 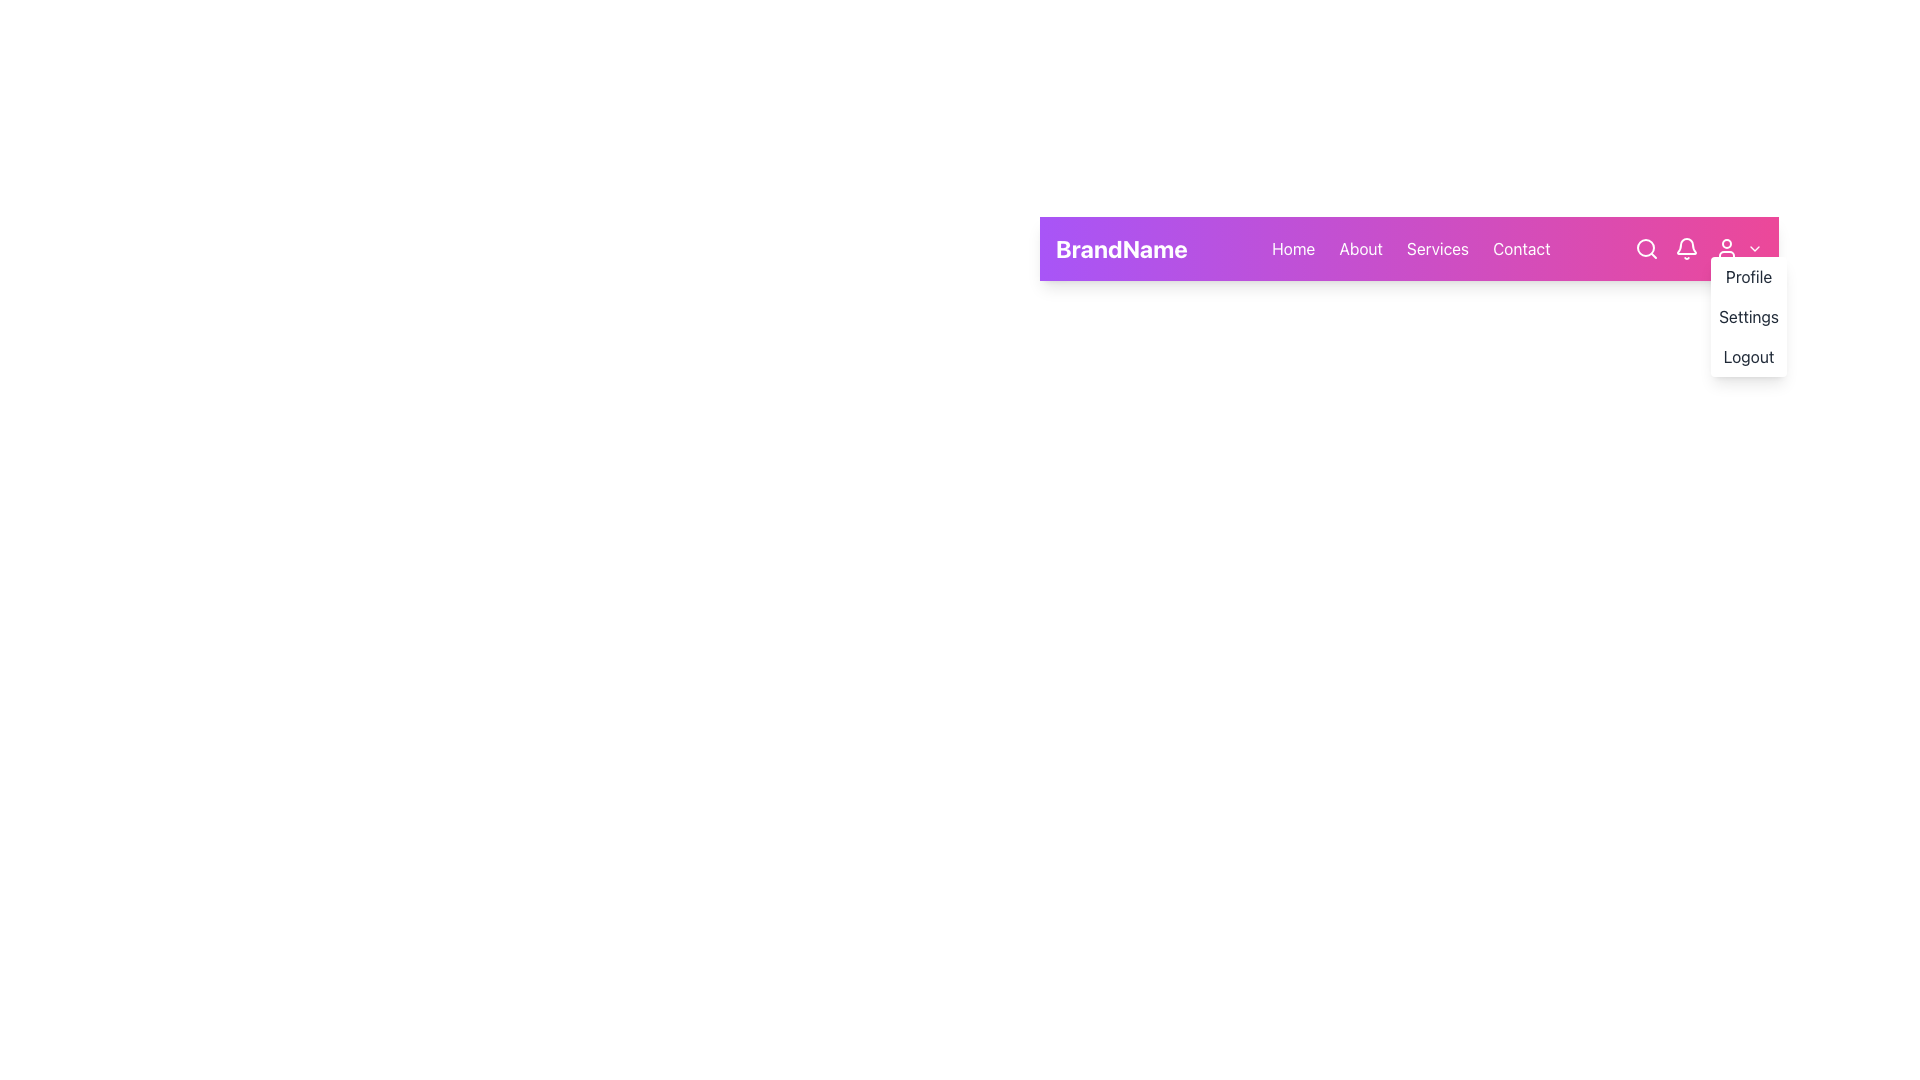 What do you see at coordinates (1437, 248) in the screenshot?
I see `the 'Services' hyperlink in the horizontal navigation bar to observe the underline effect` at bounding box center [1437, 248].